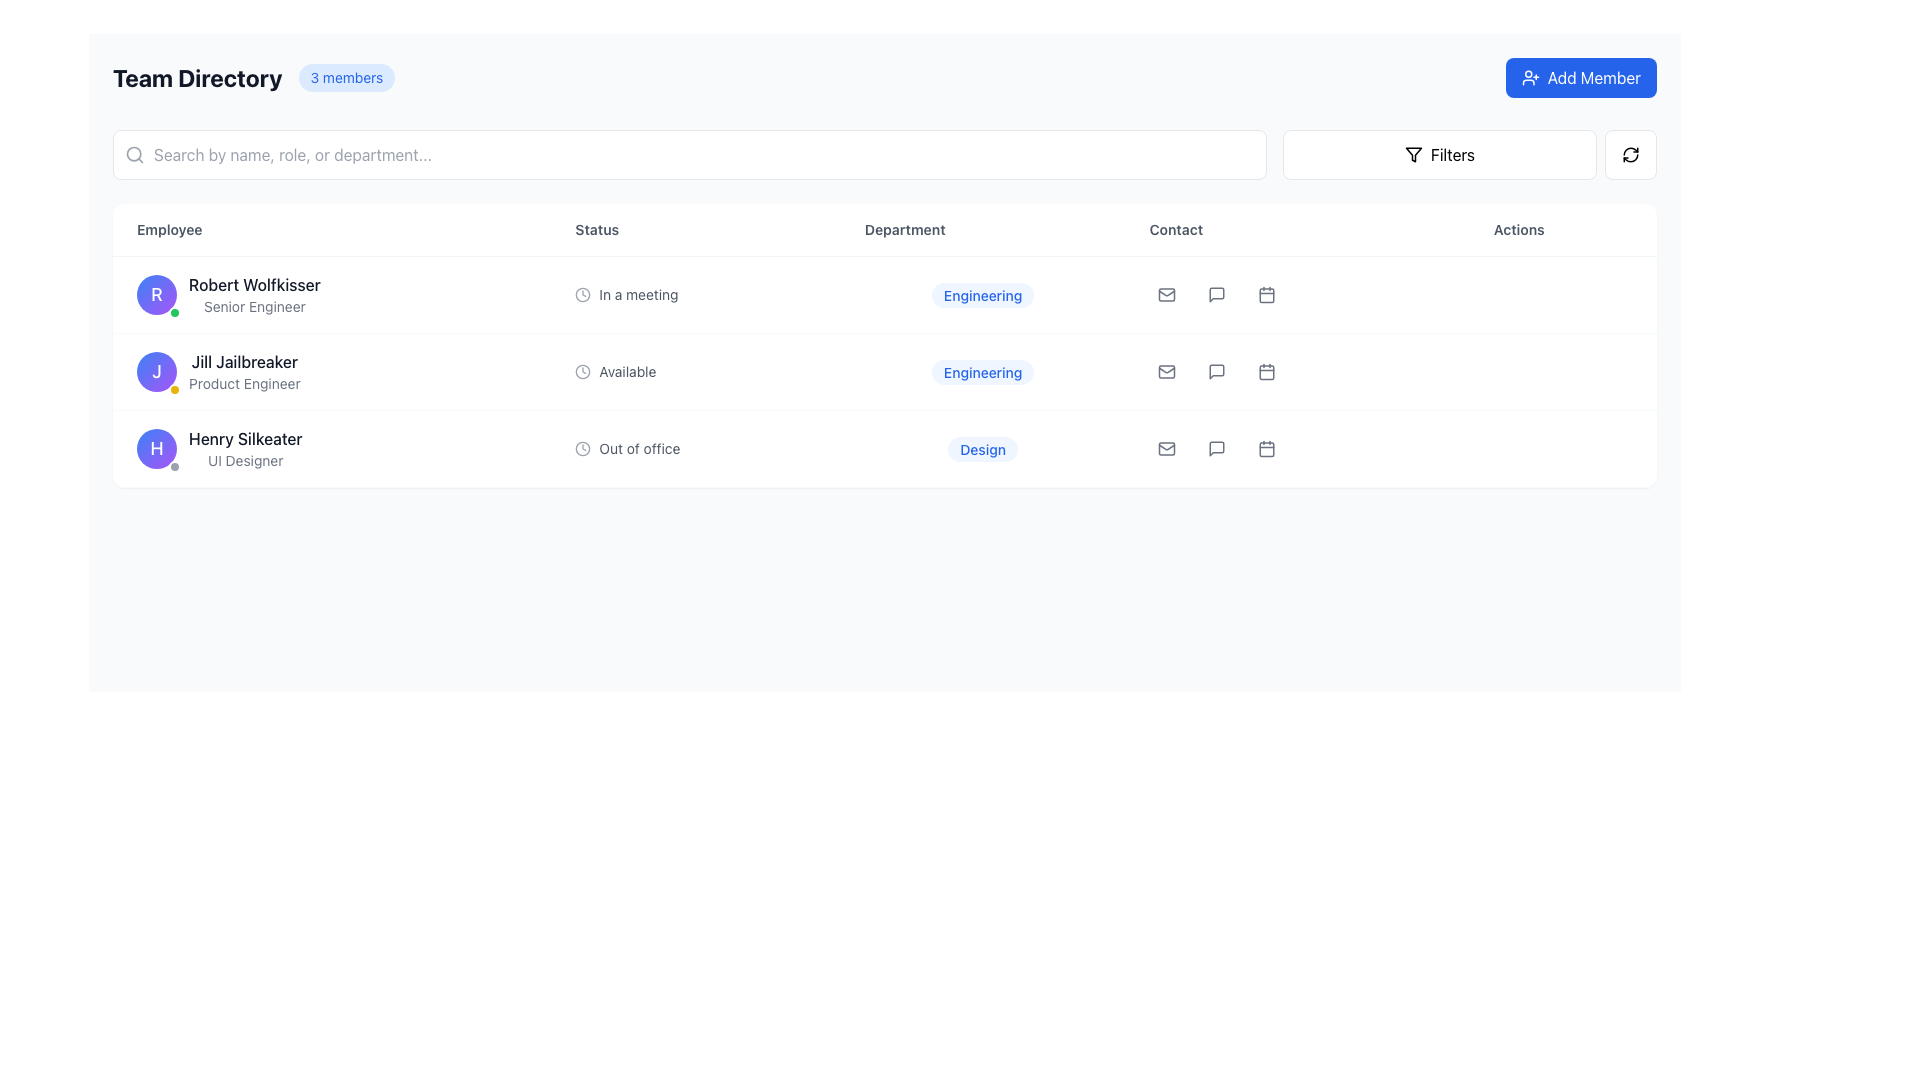 Image resolution: width=1920 pixels, height=1080 pixels. I want to click on the email icon located in the 'Contact' column of the table in the second row associated with Jill Jailbreaker, so click(1166, 371).